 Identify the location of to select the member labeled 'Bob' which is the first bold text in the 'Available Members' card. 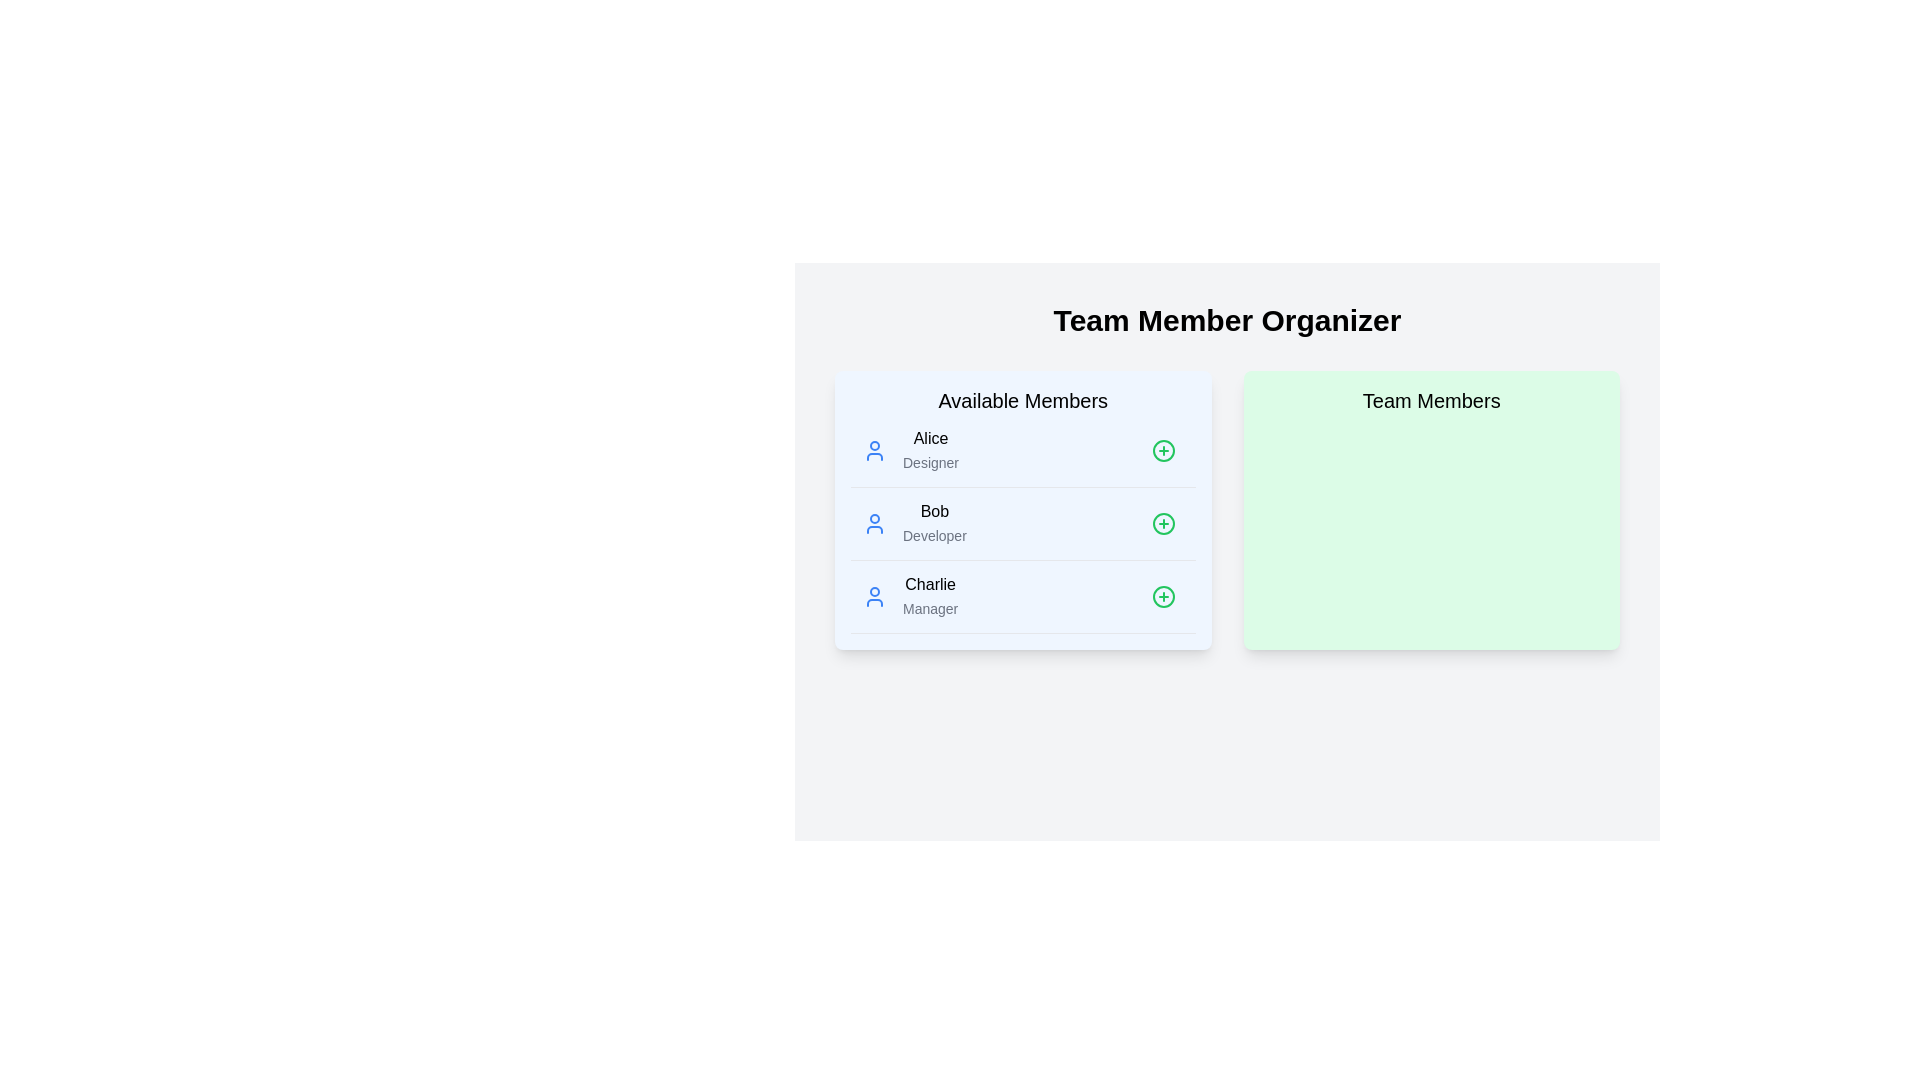
(933, 511).